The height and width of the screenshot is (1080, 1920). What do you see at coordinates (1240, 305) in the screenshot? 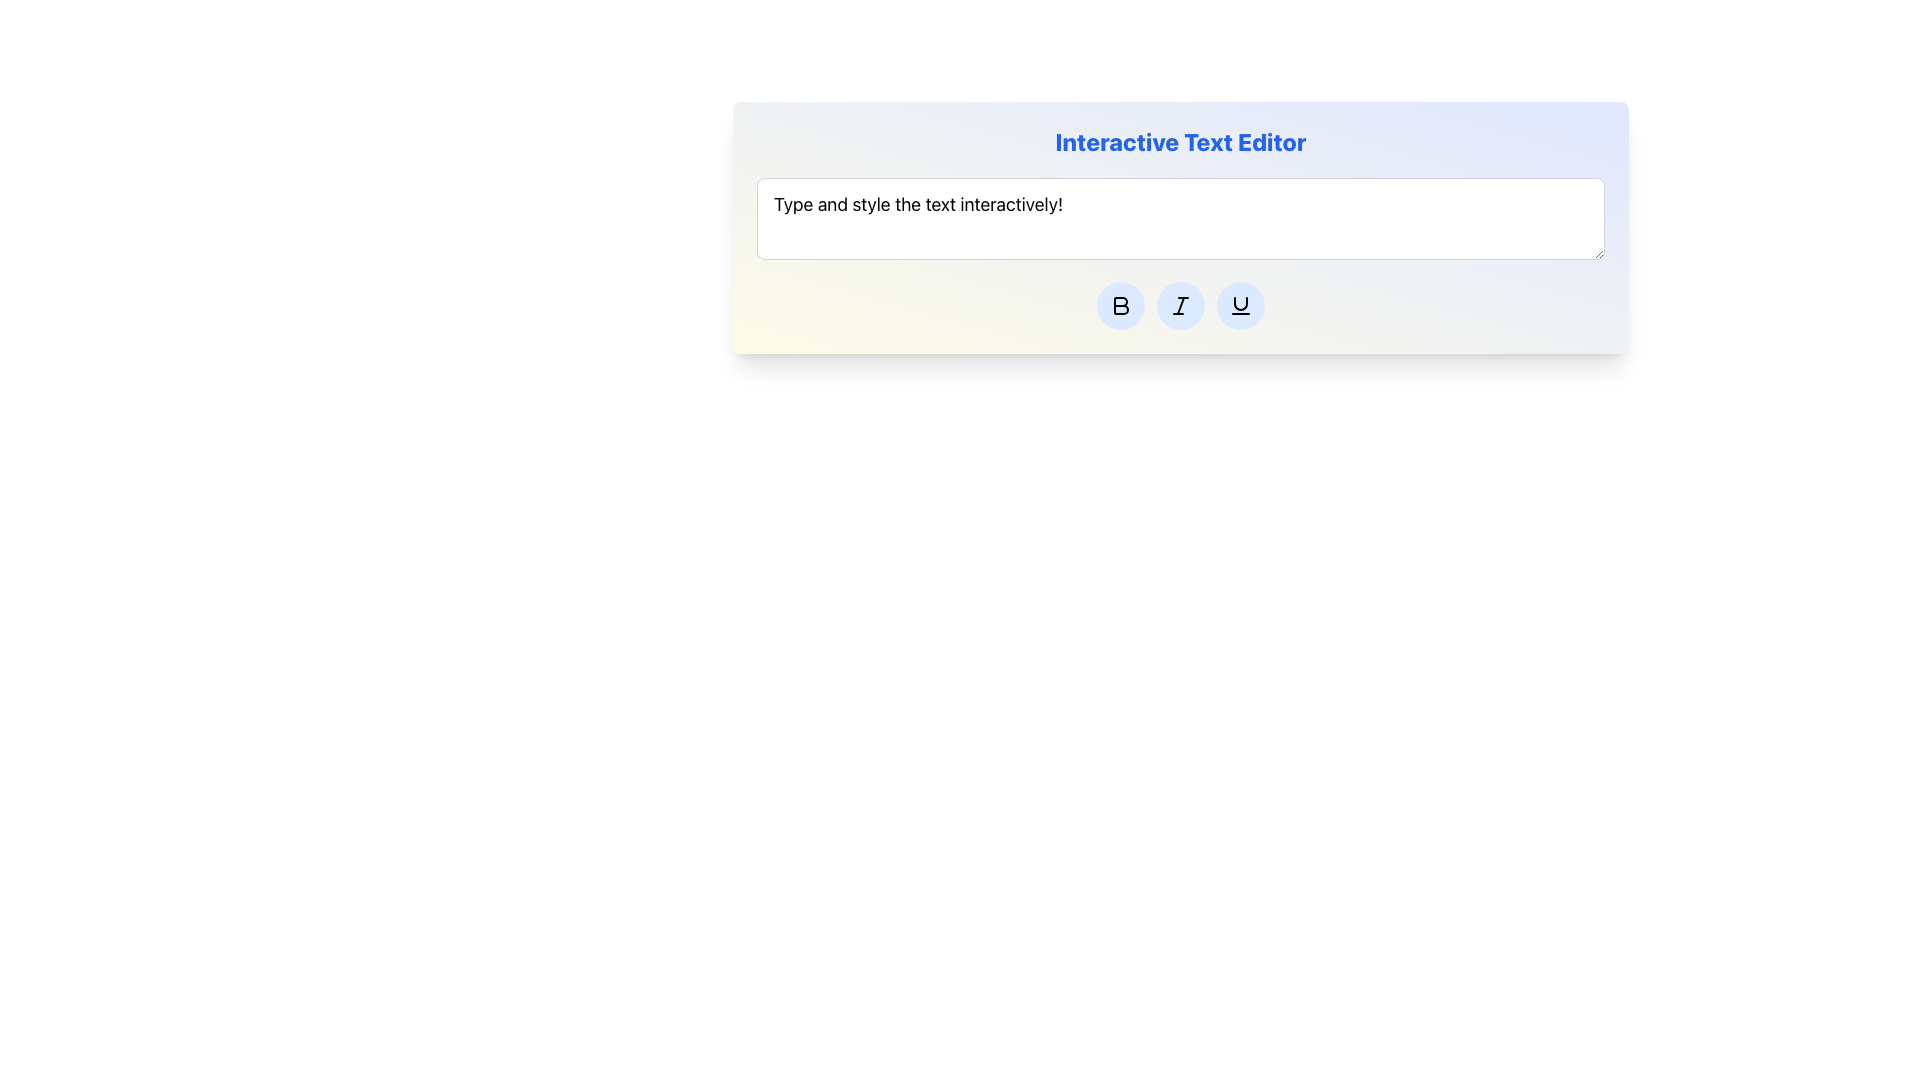
I see `the fourth circular button that toggles underline formatting in the text editor to change its appearance` at bounding box center [1240, 305].